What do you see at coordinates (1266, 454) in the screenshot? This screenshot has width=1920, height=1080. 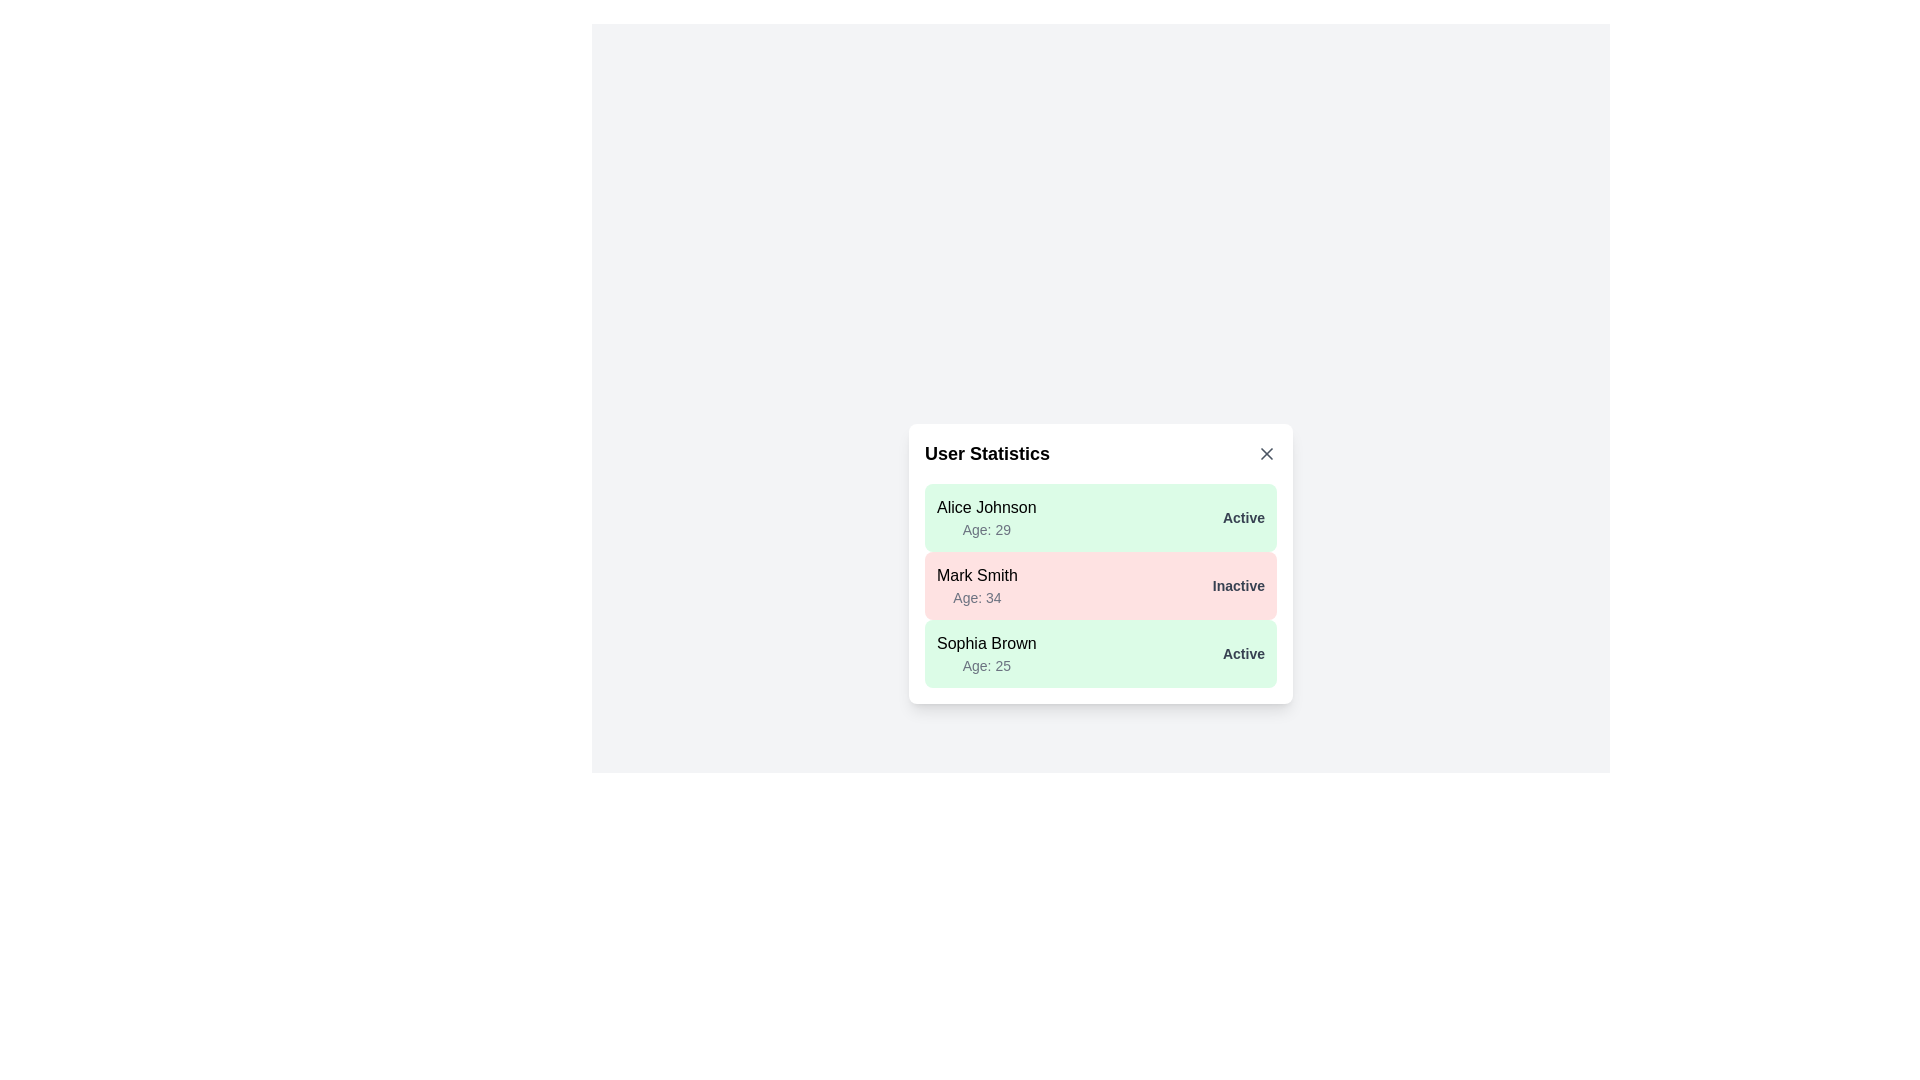 I see `'X' button to close the UserStatsDialog` at bounding box center [1266, 454].